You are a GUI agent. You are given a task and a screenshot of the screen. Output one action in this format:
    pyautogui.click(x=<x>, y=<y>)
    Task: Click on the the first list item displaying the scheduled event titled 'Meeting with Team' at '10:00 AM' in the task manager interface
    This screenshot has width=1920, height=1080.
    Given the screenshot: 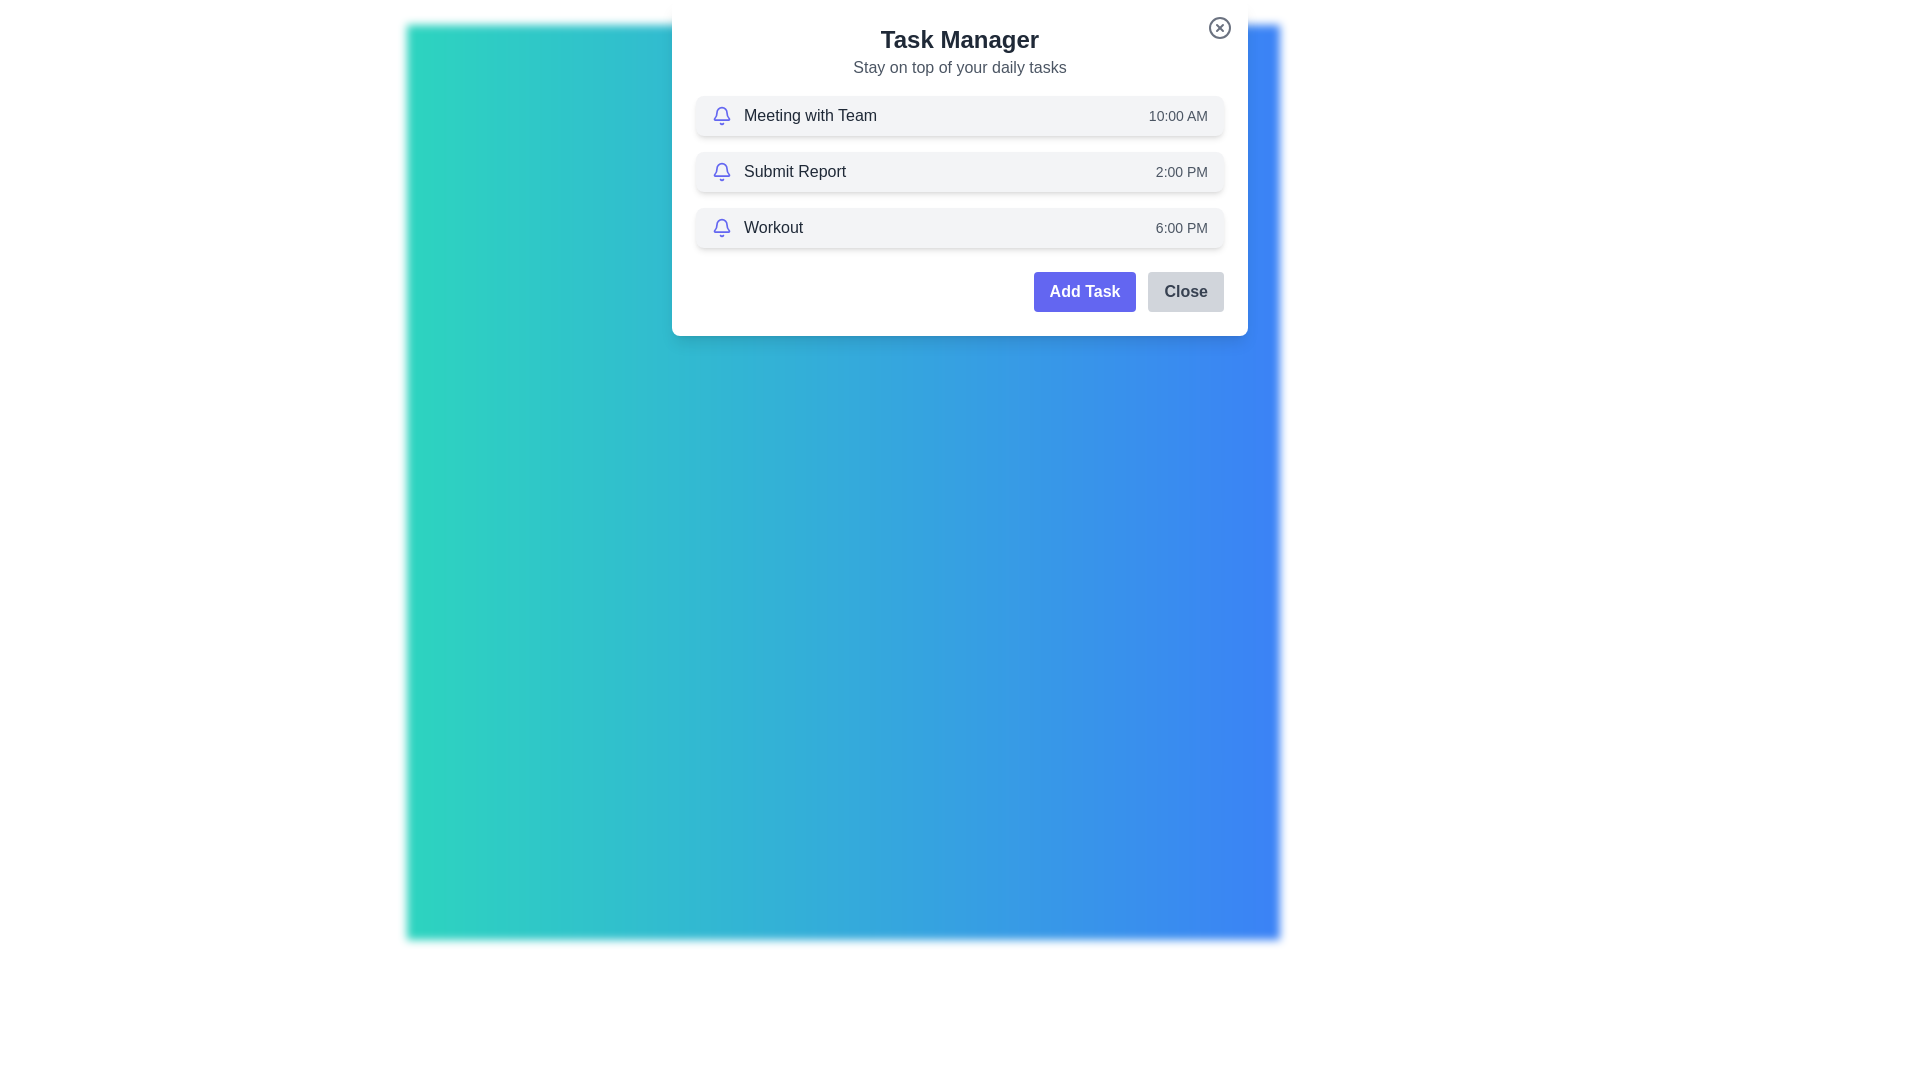 What is the action you would take?
    pyautogui.click(x=960, y=115)
    